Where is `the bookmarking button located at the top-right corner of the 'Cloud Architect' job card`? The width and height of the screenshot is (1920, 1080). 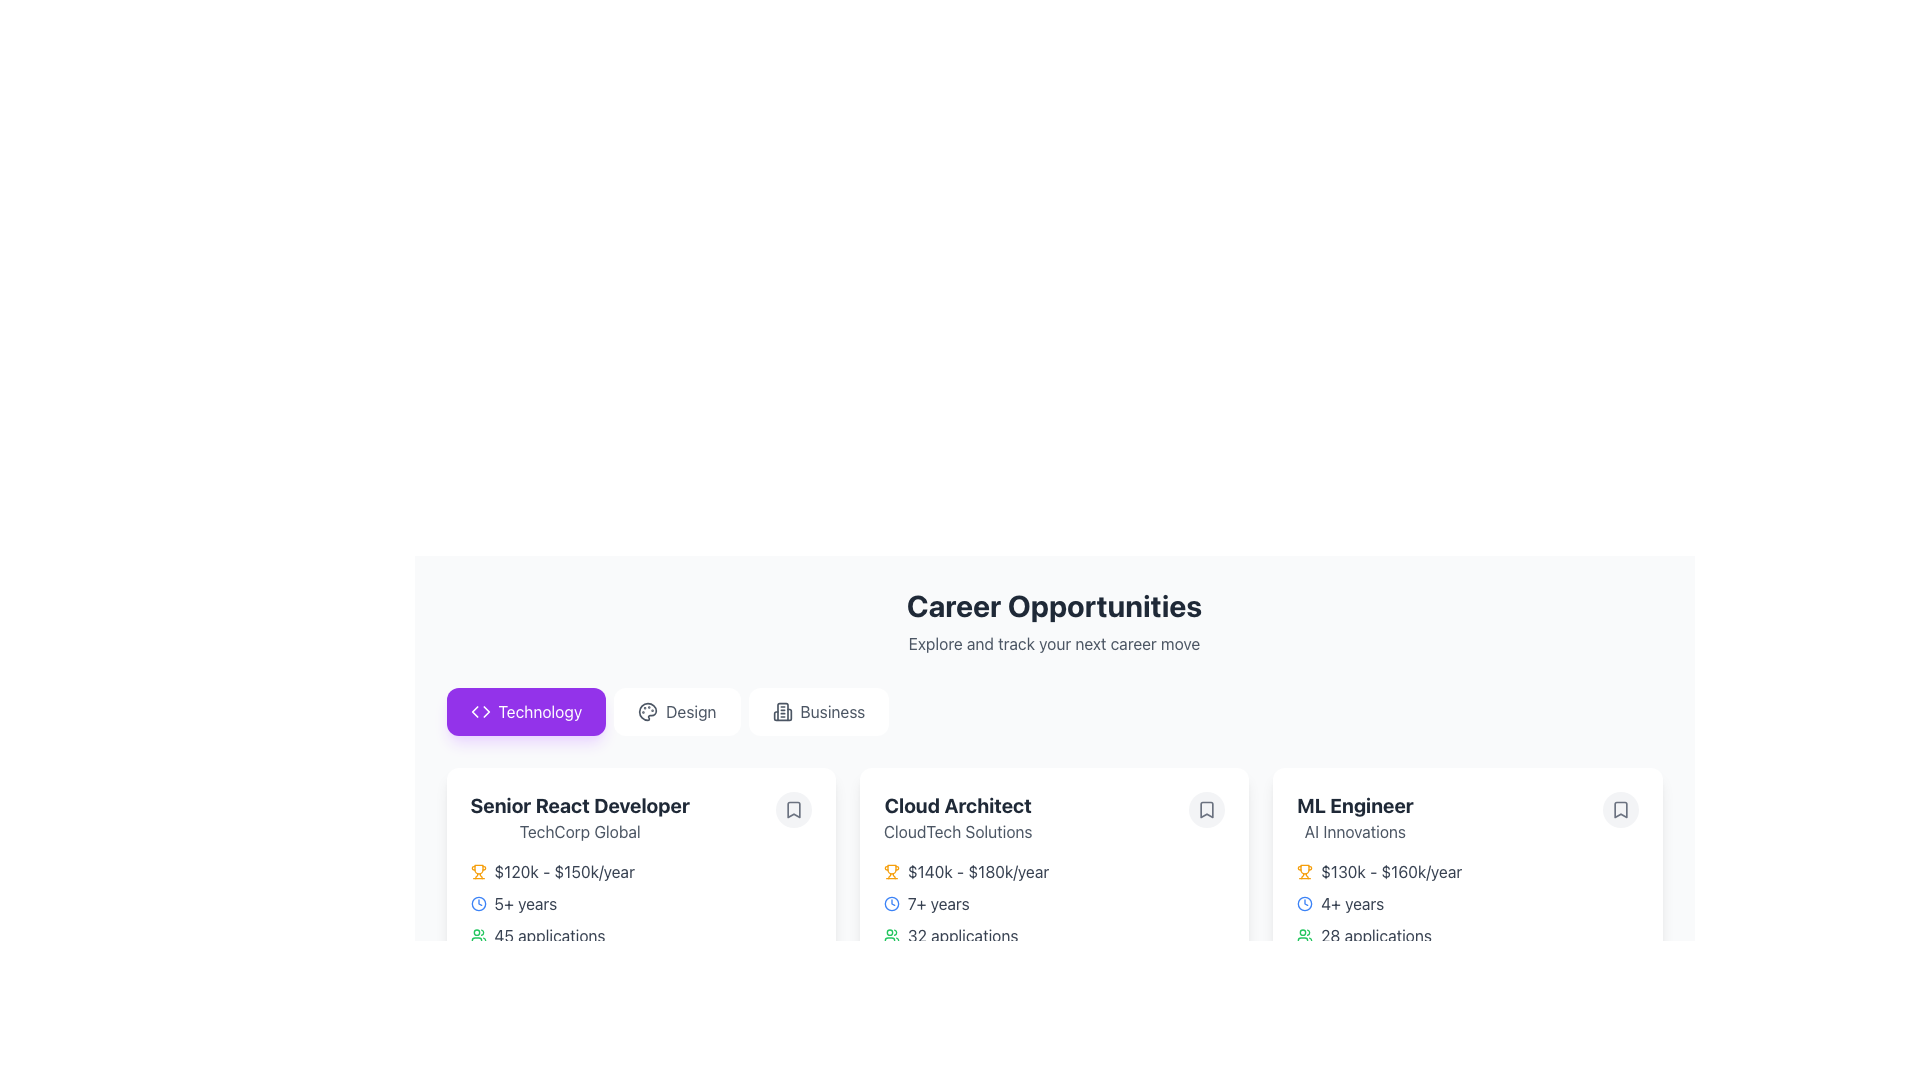 the bookmarking button located at the top-right corner of the 'Cloud Architect' job card is located at coordinates (1206, 810).